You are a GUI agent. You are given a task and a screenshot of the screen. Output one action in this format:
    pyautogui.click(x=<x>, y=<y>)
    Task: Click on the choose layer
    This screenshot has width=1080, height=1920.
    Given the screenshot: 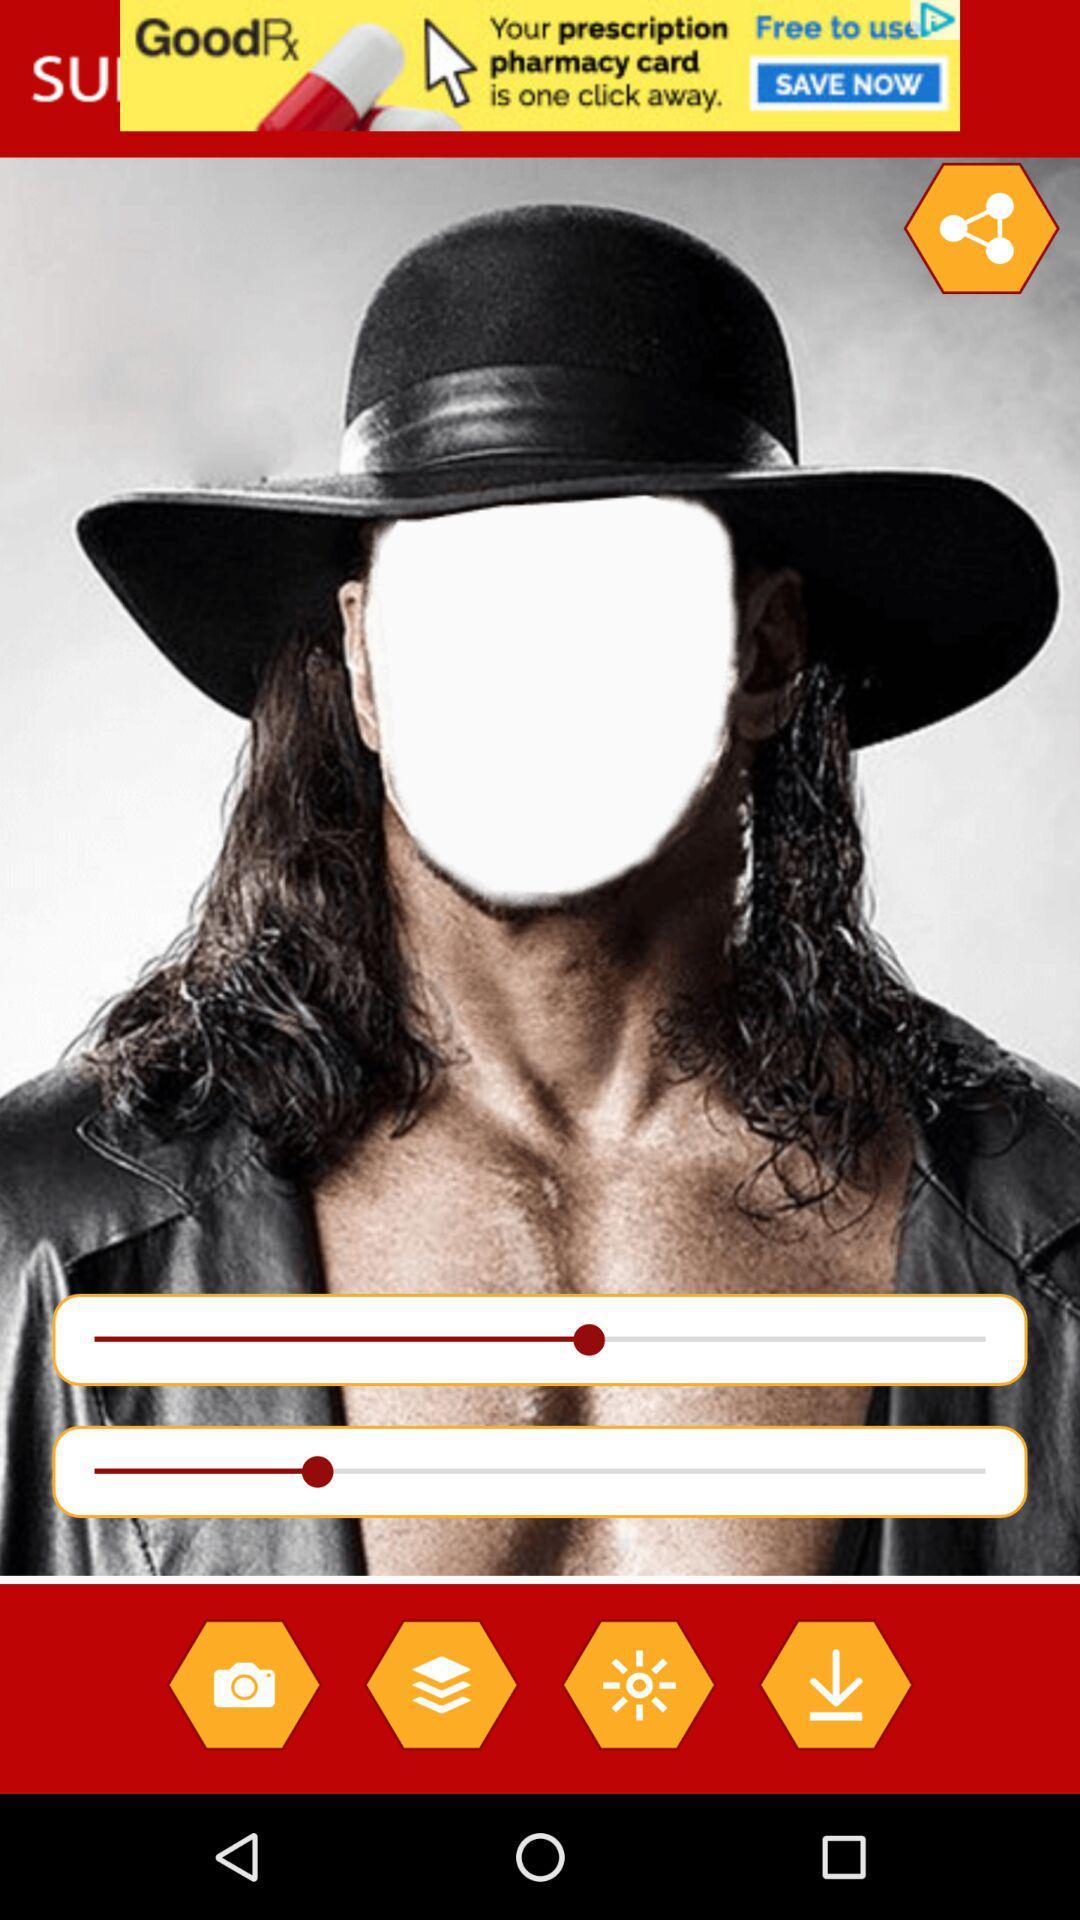 What is the action you would take?
    pyautogui.click(x=440, y=1683)
    